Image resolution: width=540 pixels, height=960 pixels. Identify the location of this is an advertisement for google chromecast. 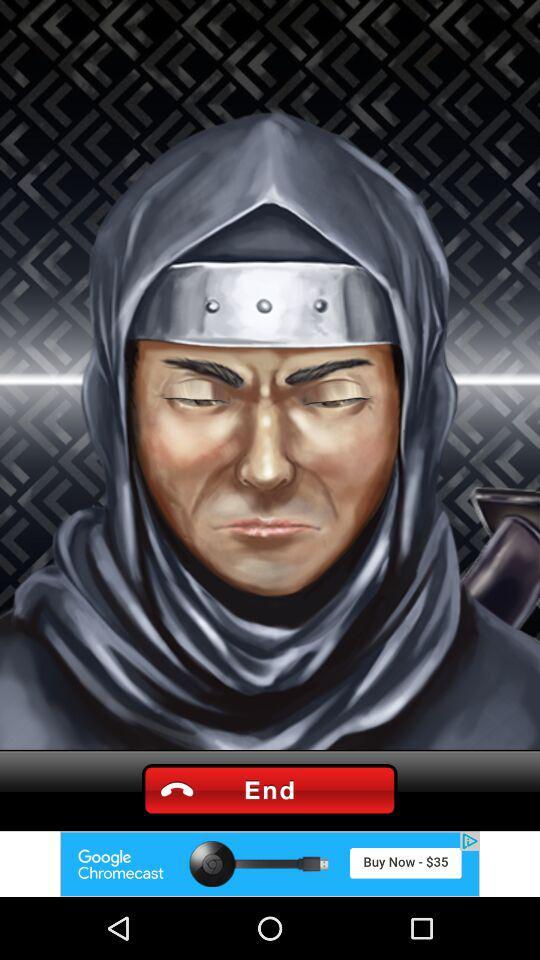
(270, 863).